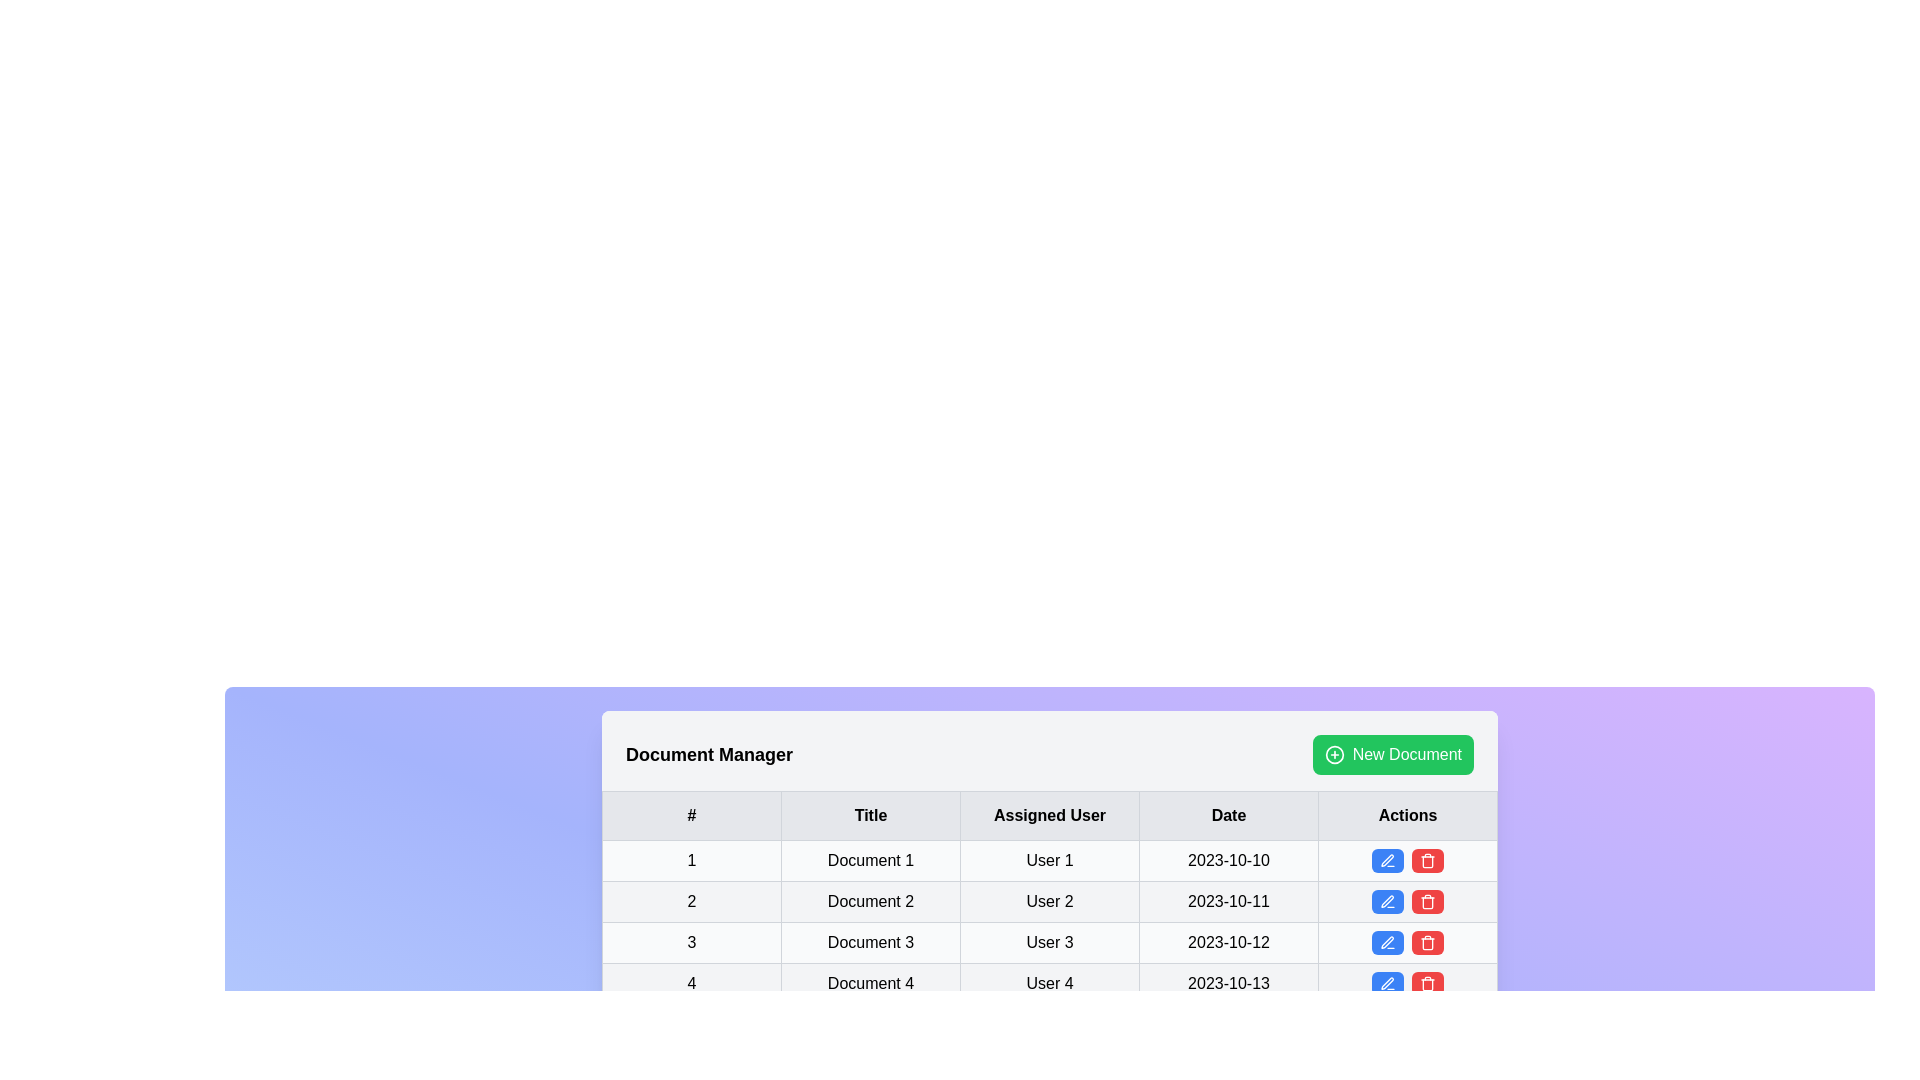  I want to click on the blue button with a white pen icon in the 'Actions' column of the 'Document 4' row to observe the hover effect, so click(1386, 982).